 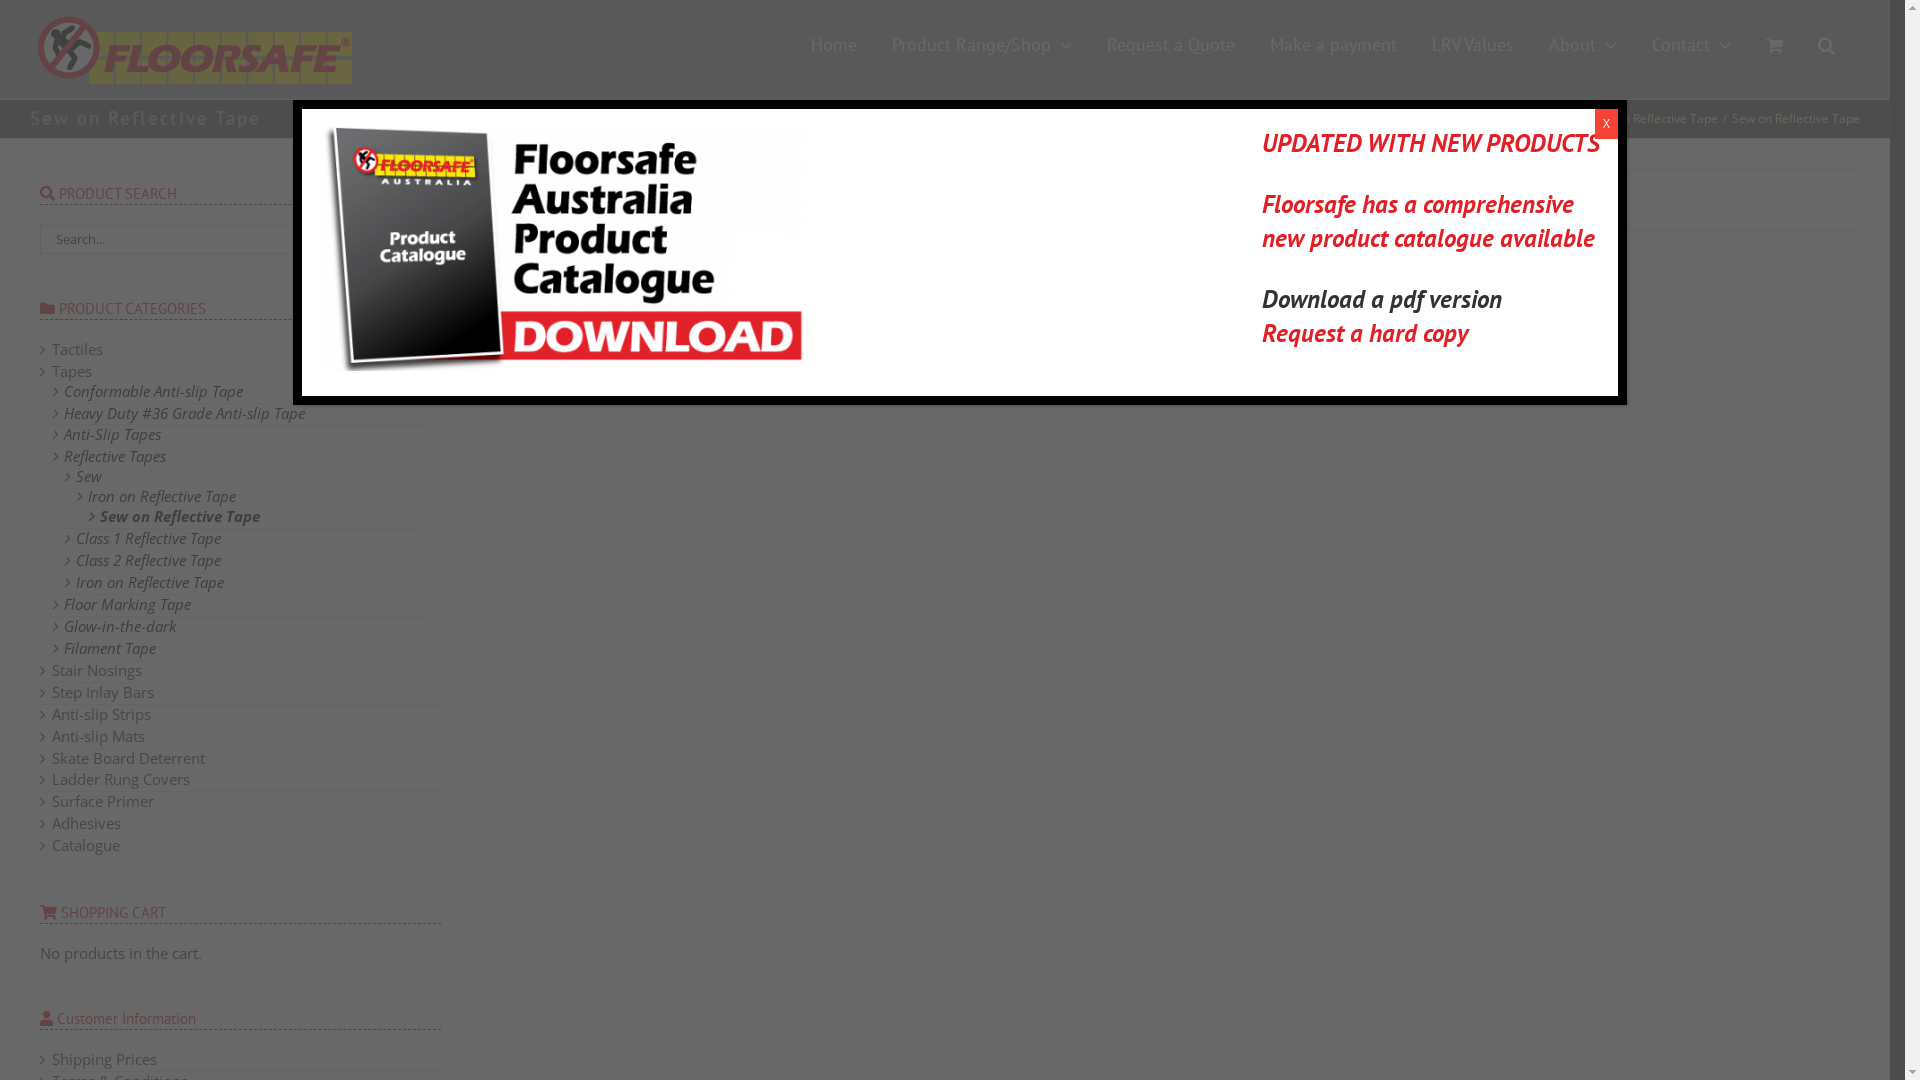 I want to click on 'Adhesives', so click(x=85, y=822).